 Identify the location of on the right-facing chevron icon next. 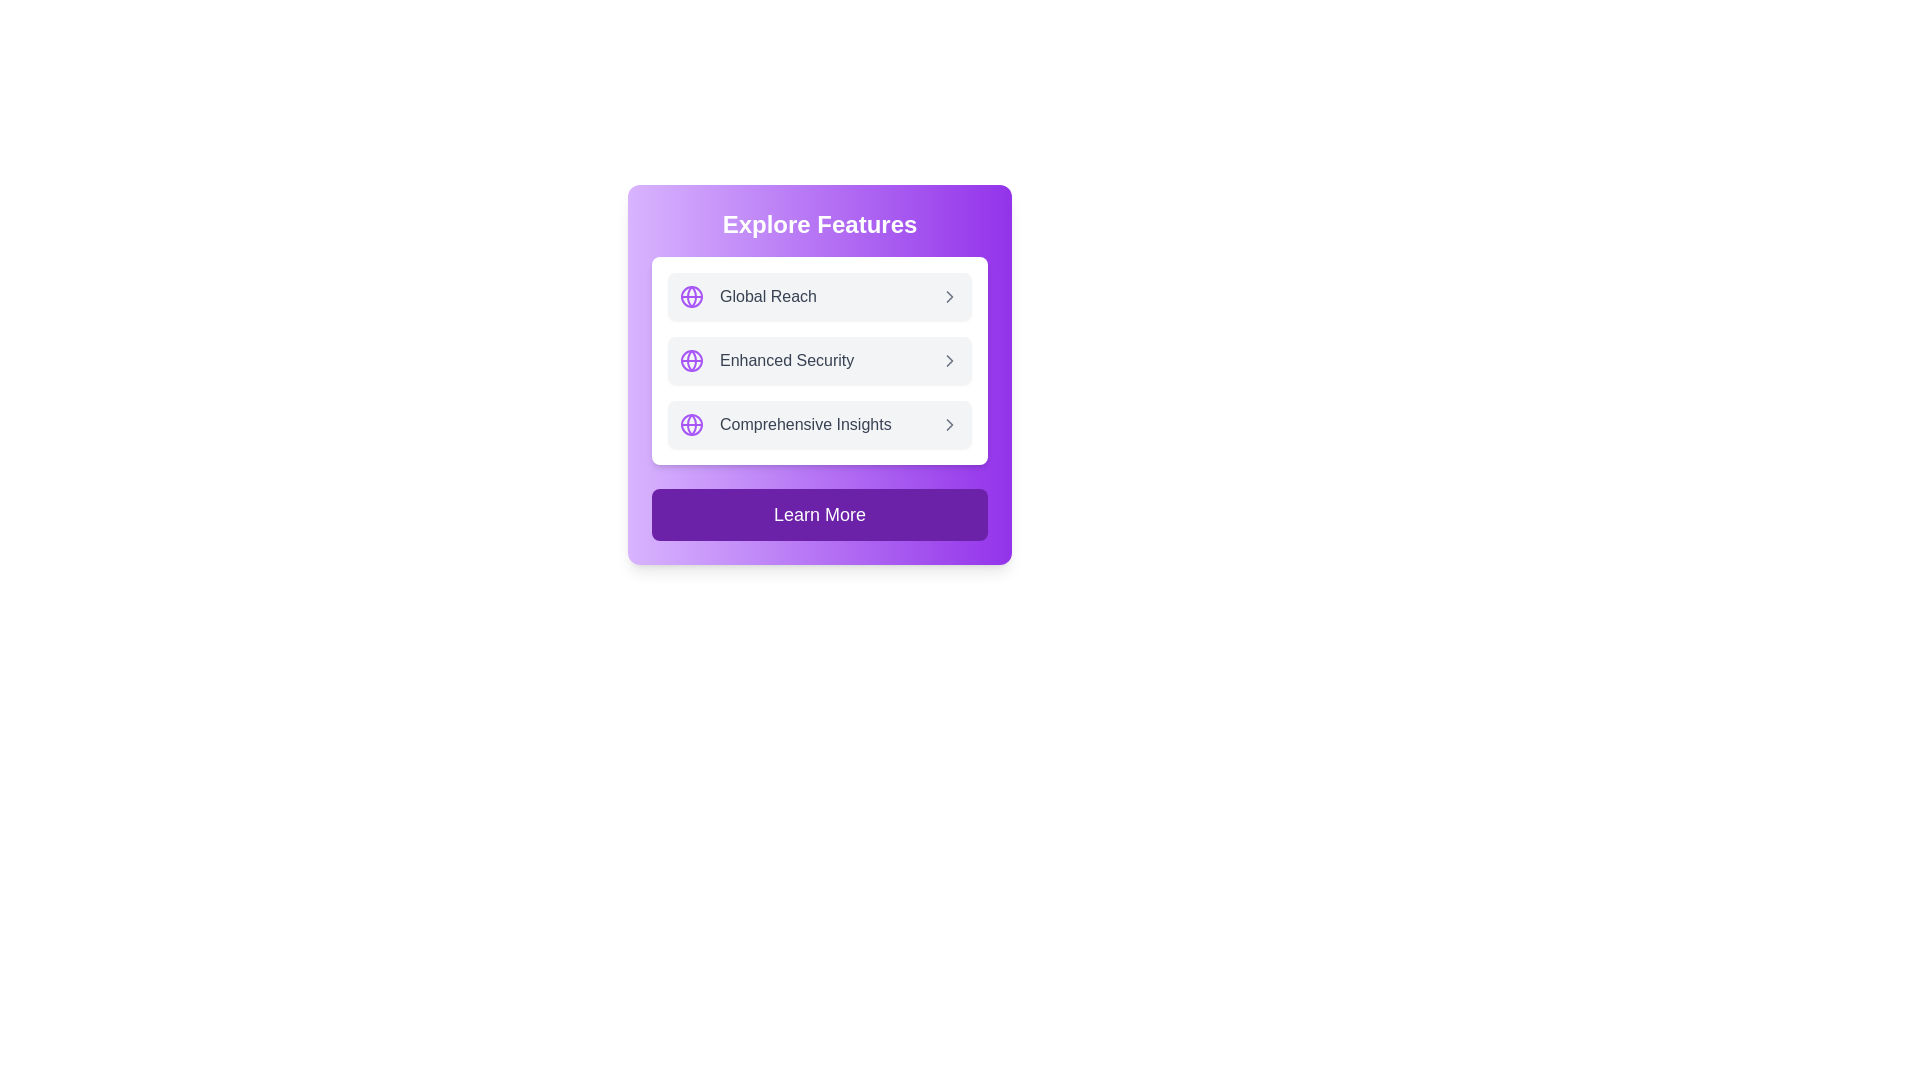
(949, 297).